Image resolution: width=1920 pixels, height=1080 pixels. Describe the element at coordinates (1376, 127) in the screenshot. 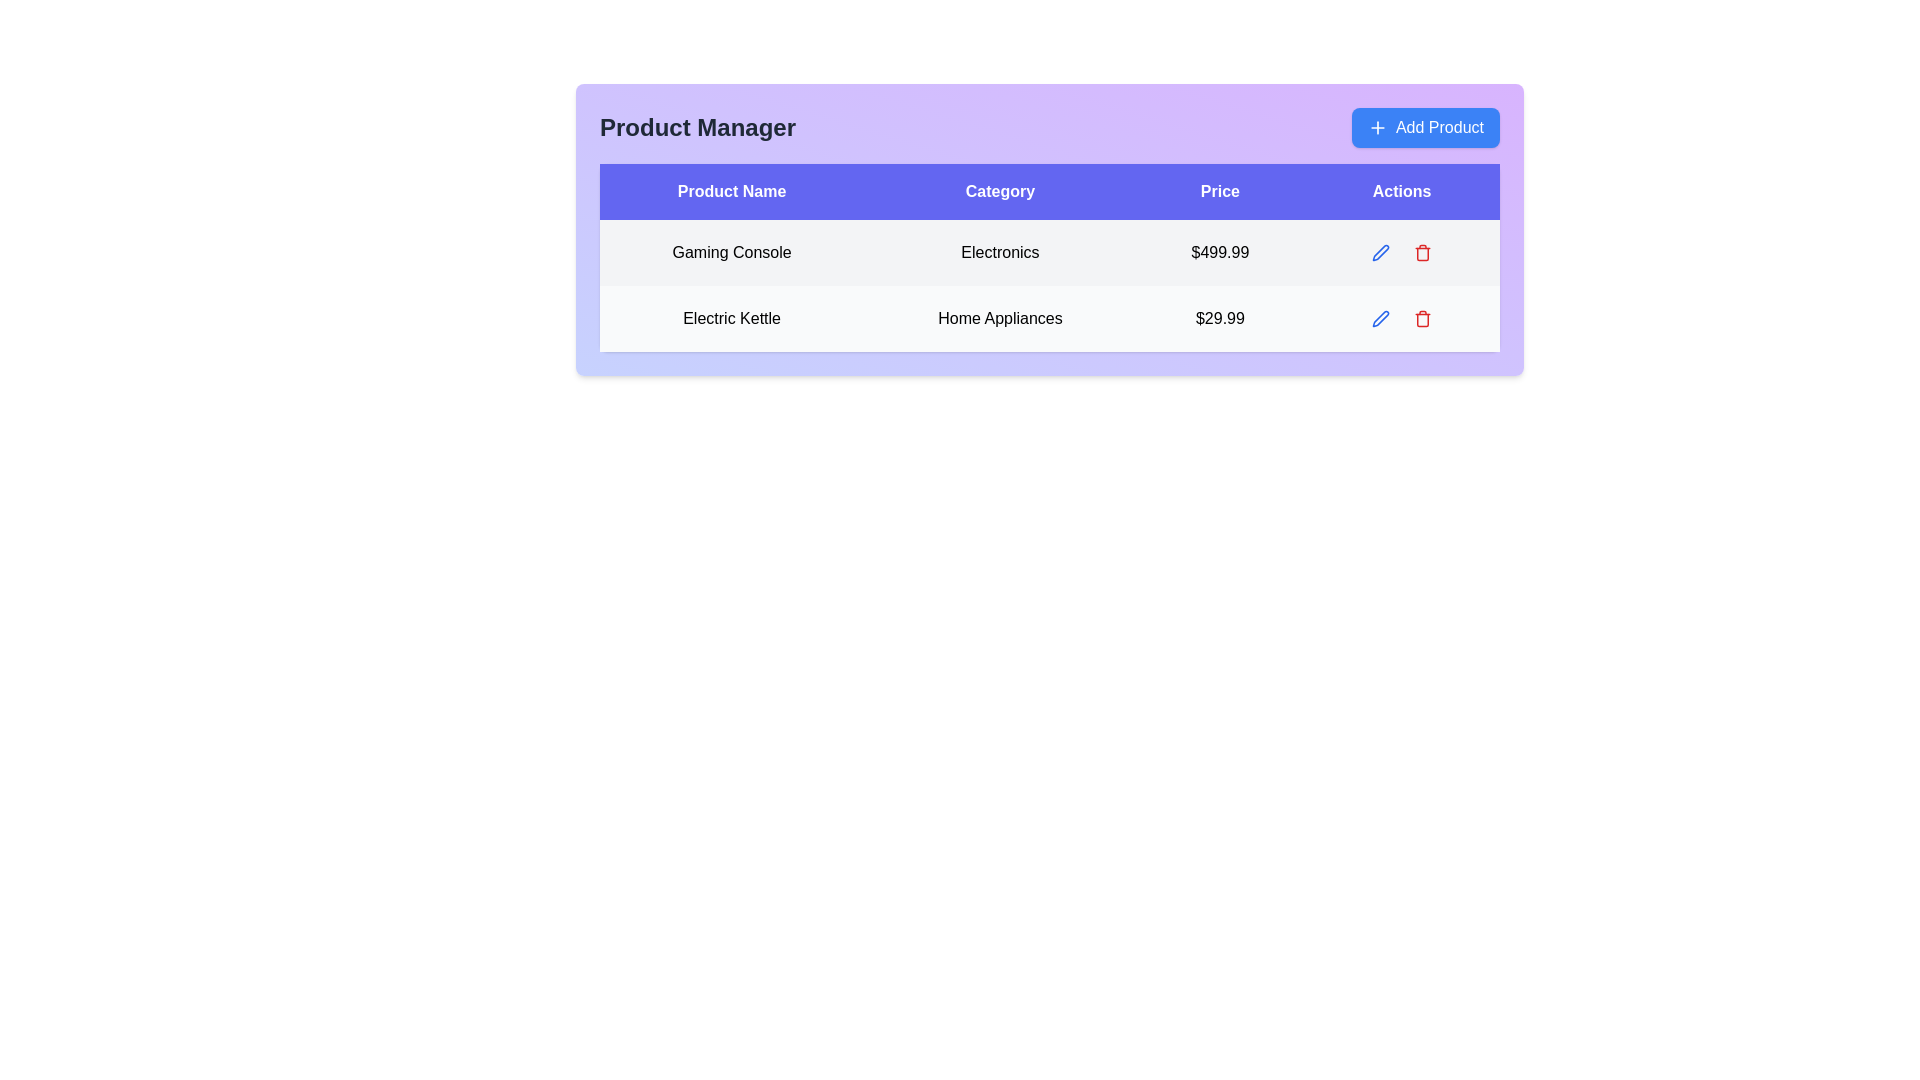

I see `the plus-shaped vector icon inside the 'Add Product' button, which is positioned to the left of the label text and aligned horizontally at the center` at that location.